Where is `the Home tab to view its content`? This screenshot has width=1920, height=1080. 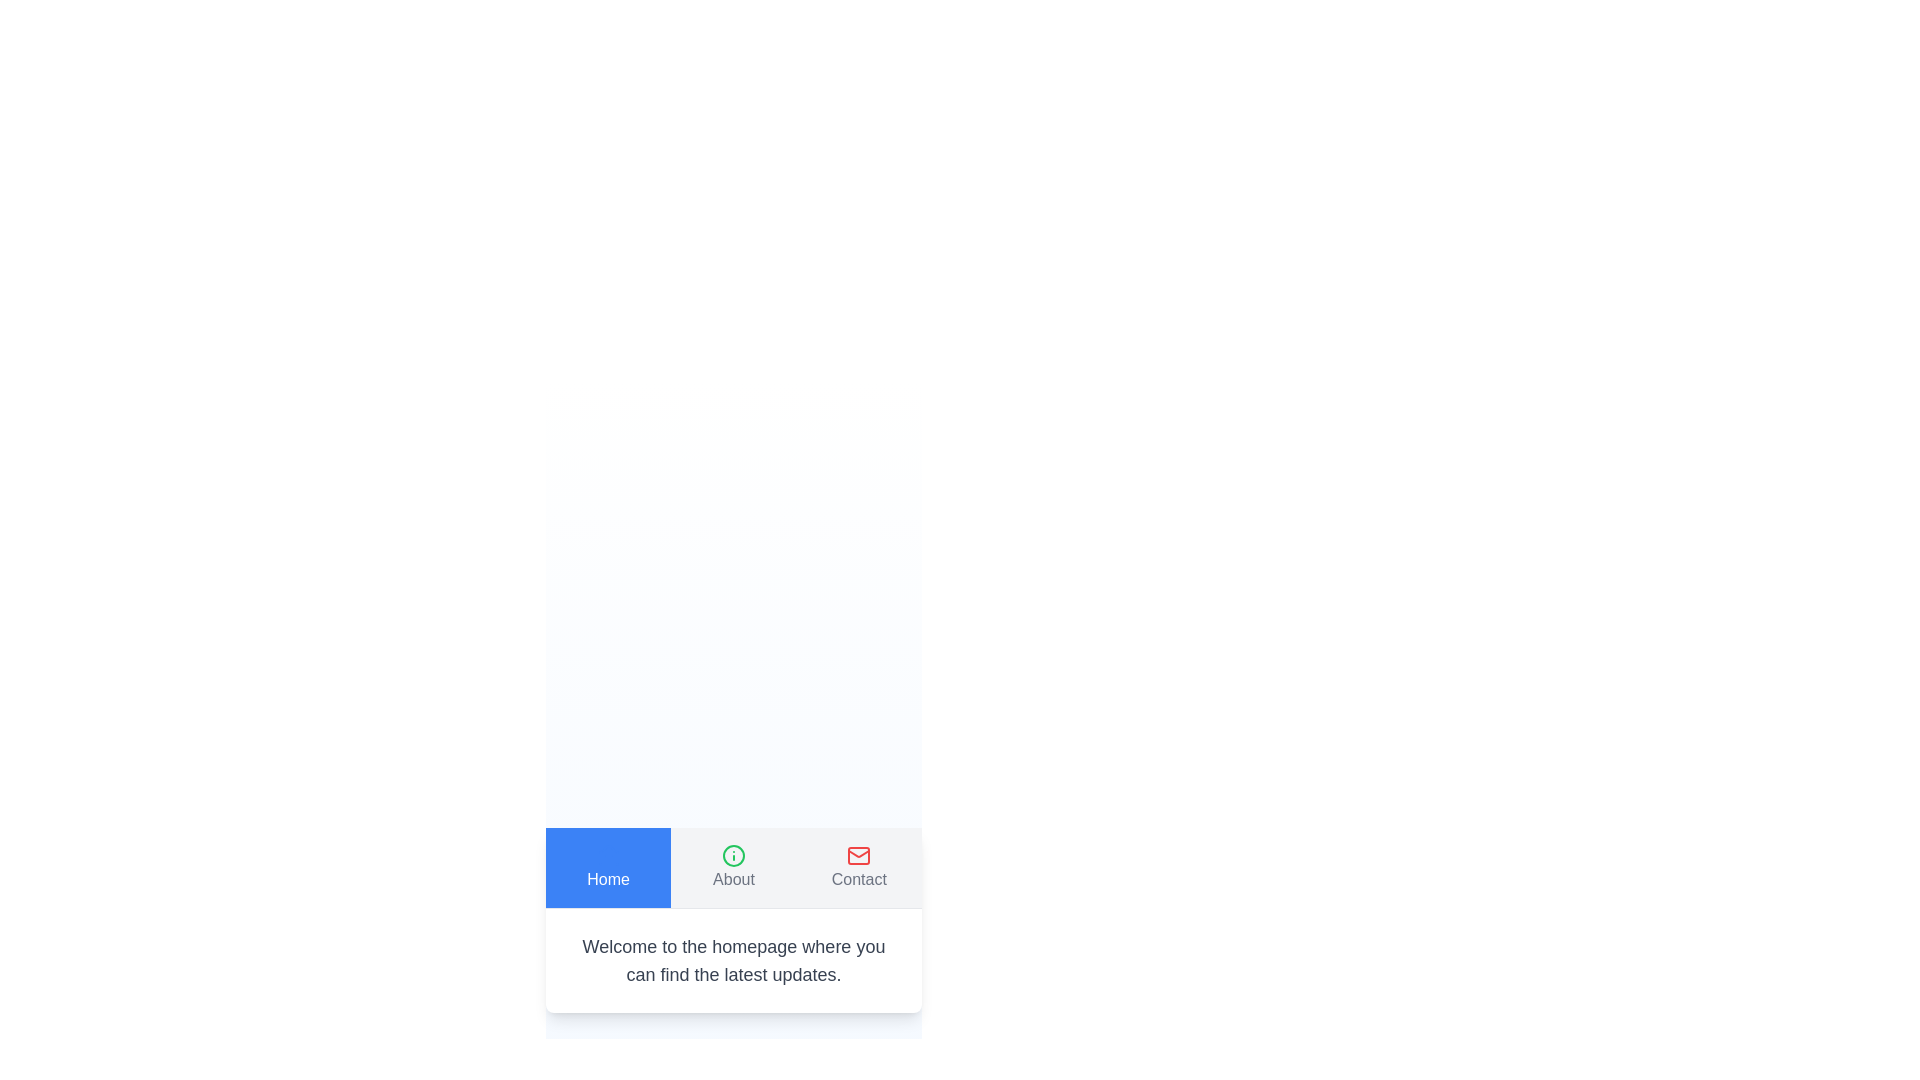 the Home tab to view its content is located at coordinates (607, 866).